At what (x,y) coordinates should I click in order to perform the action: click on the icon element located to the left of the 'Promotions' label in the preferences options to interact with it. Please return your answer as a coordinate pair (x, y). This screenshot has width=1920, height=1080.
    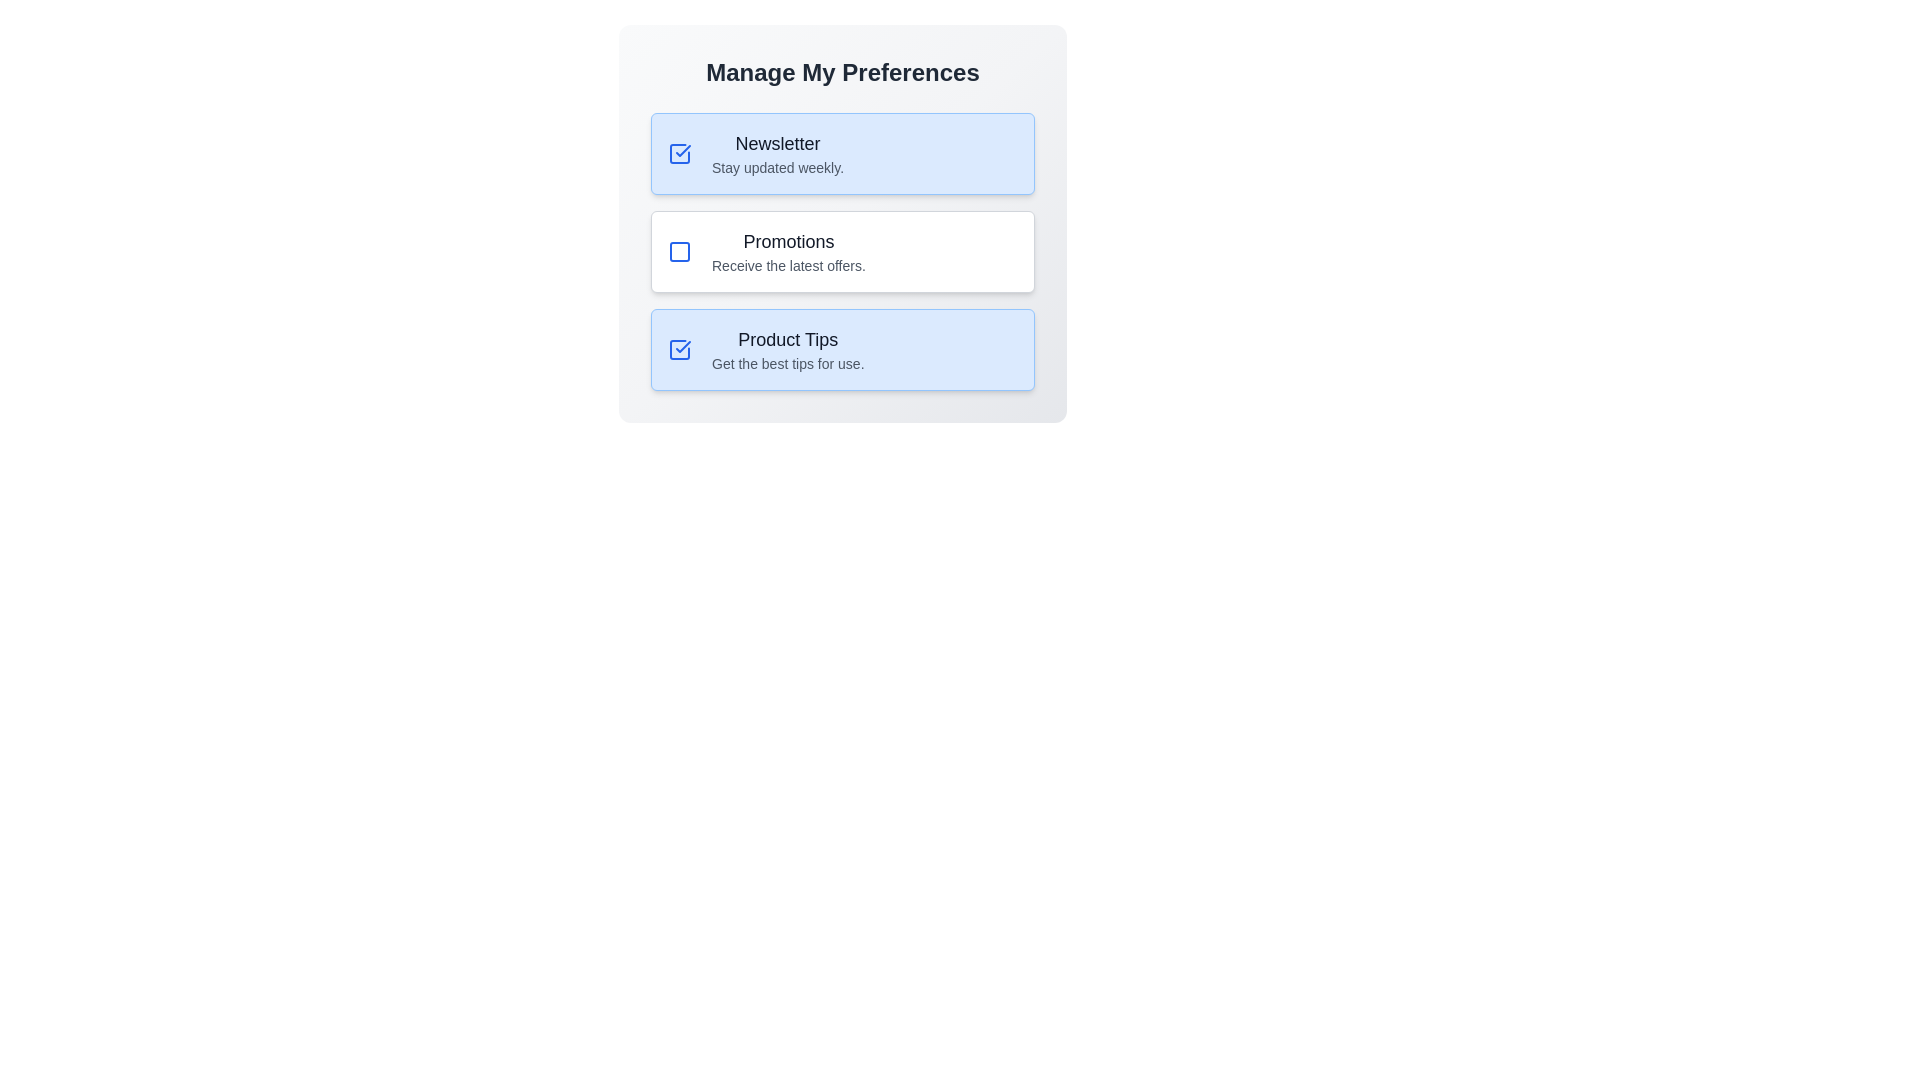
    Looking at the image, I should click on (680, 250).